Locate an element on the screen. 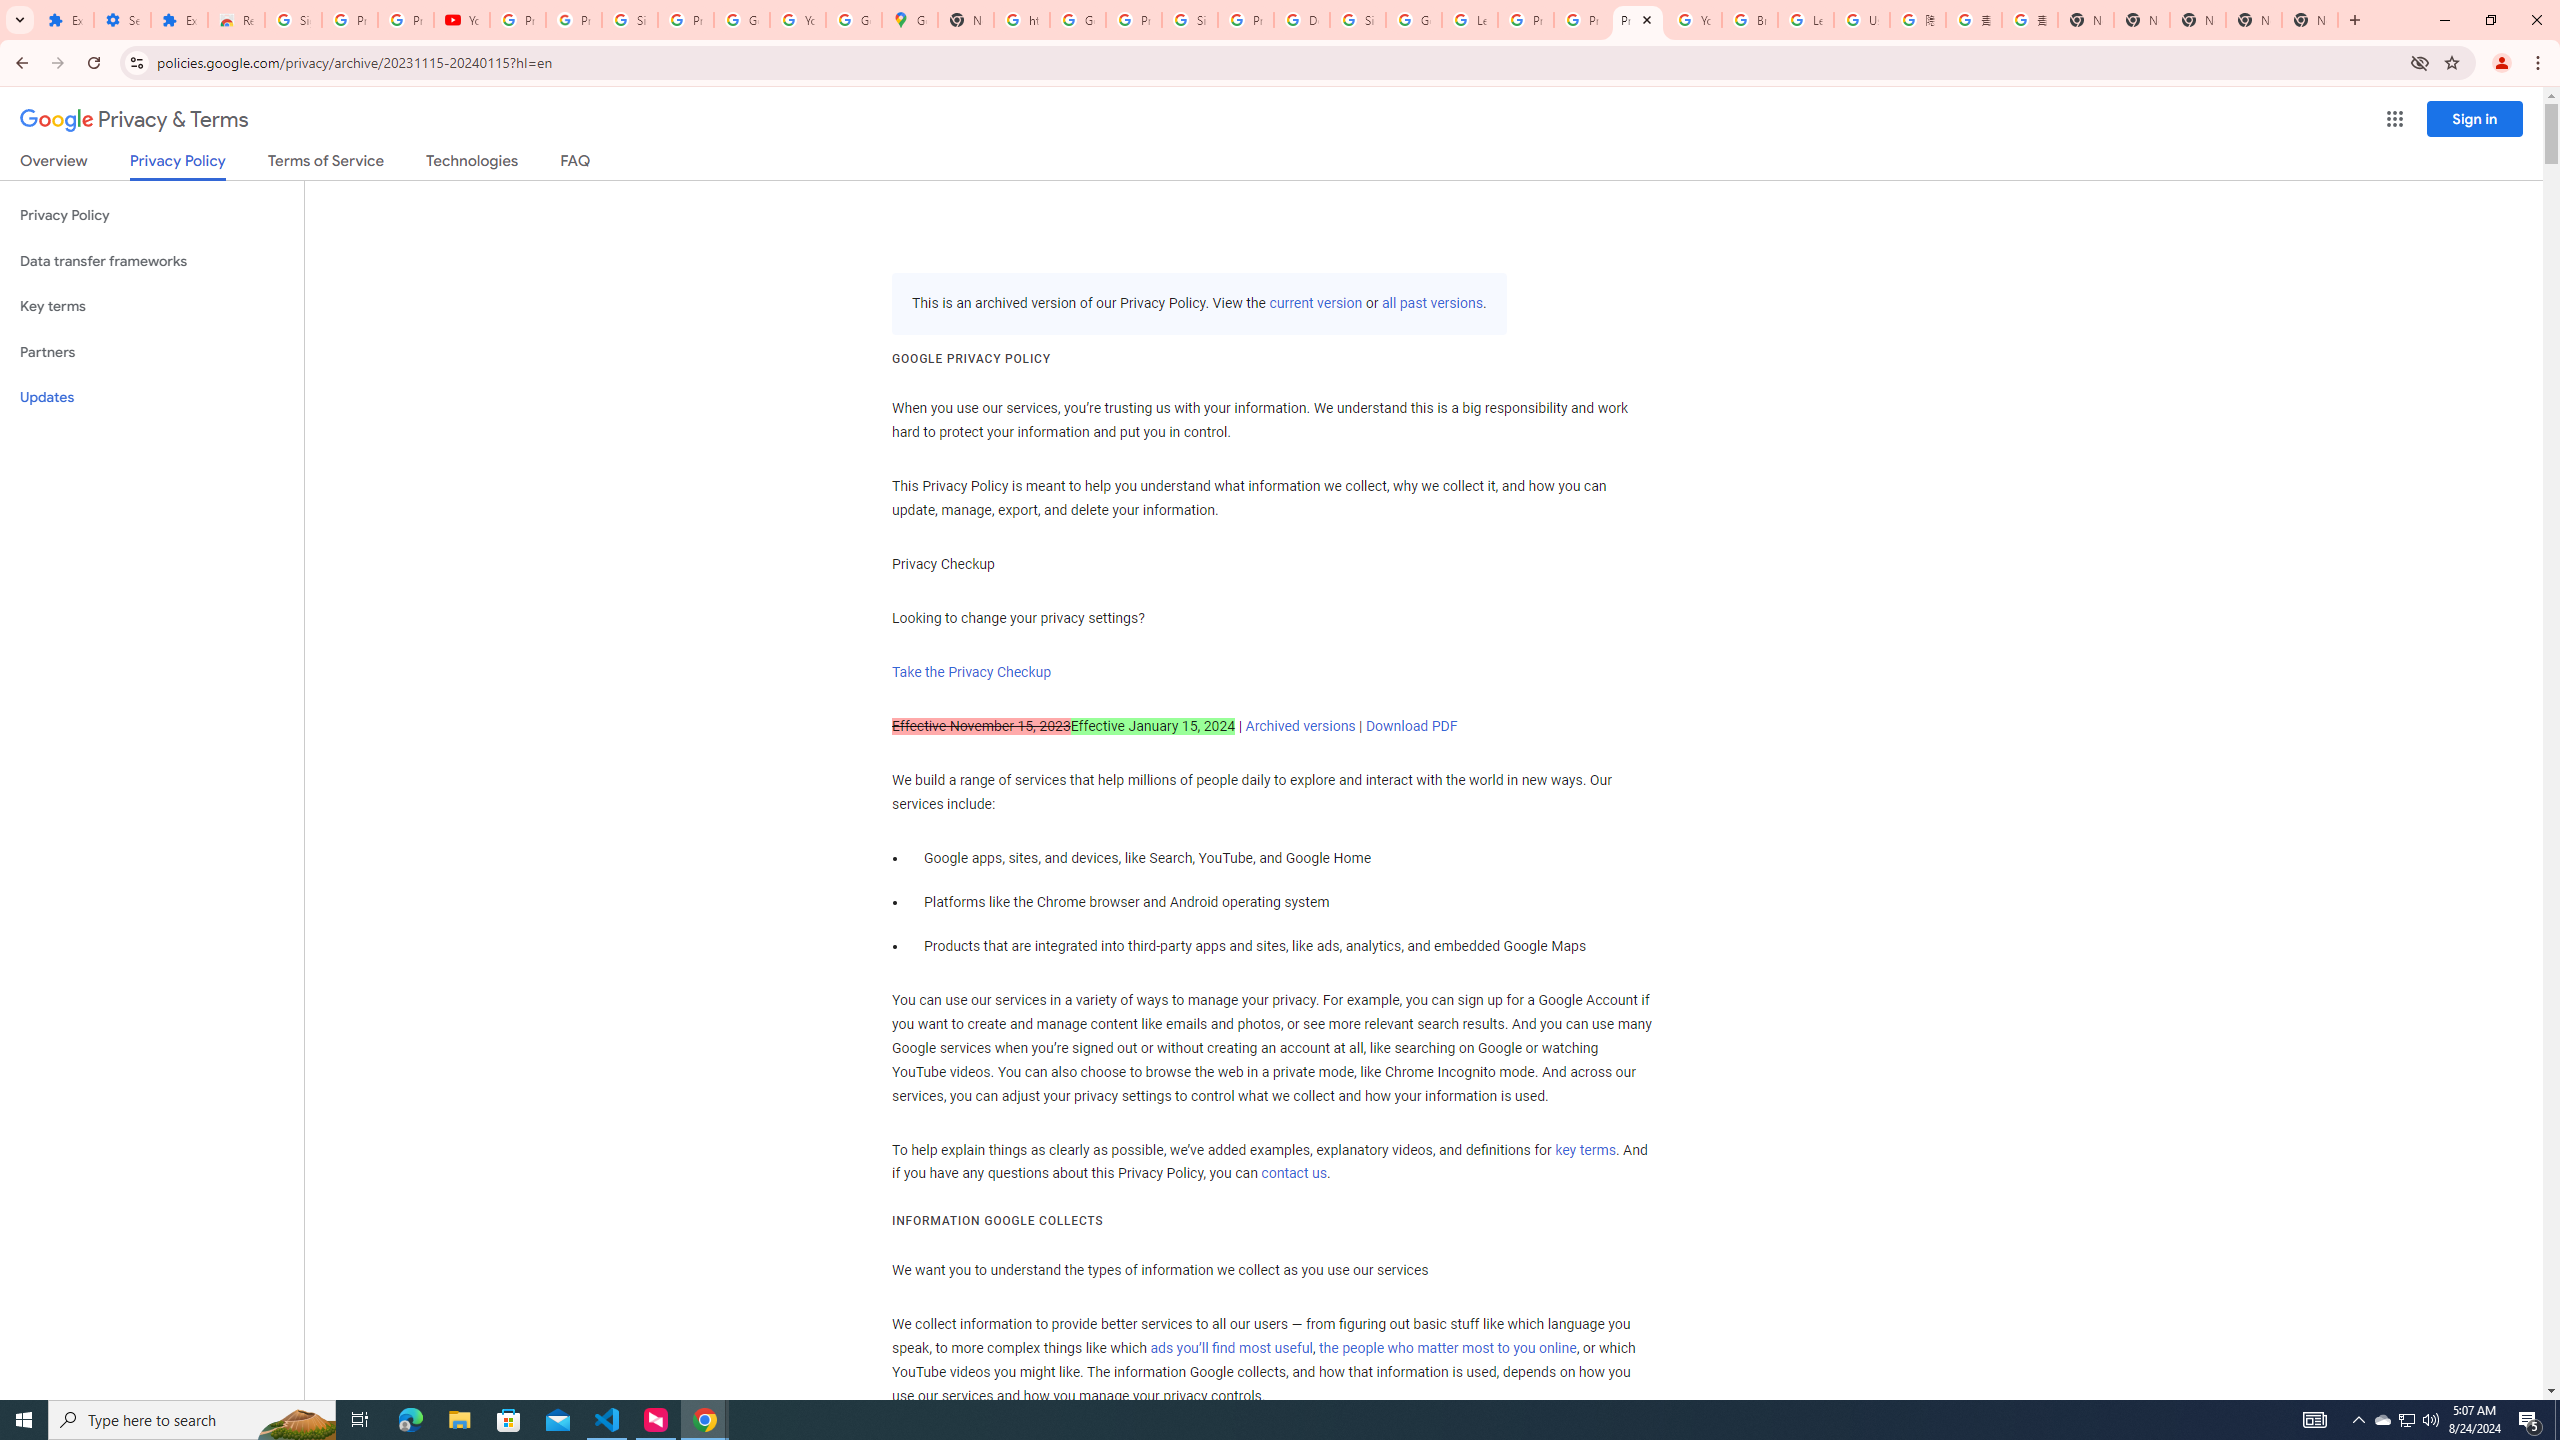  'all past versions' is located at coordinates (1430, 302).